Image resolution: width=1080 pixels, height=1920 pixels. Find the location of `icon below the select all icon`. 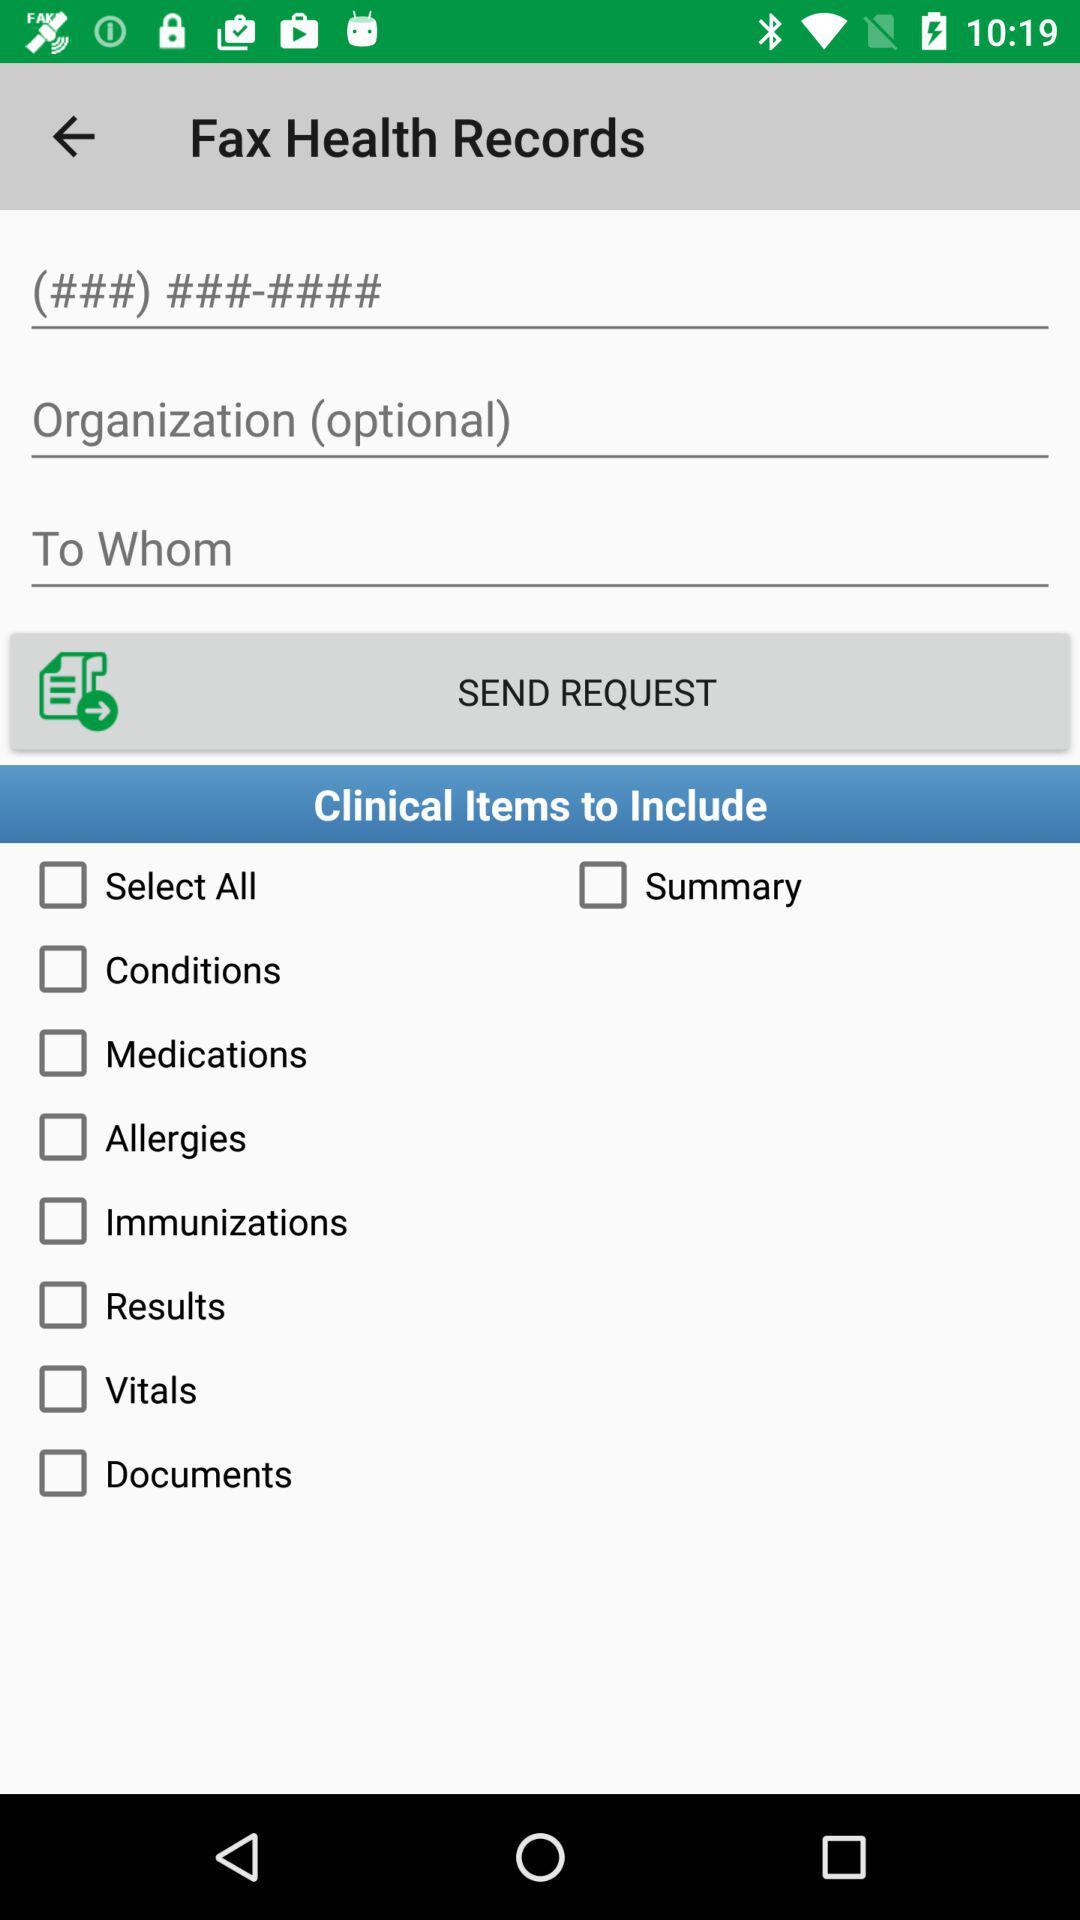

icon below the select all icon is located at coordinates (540, 969).